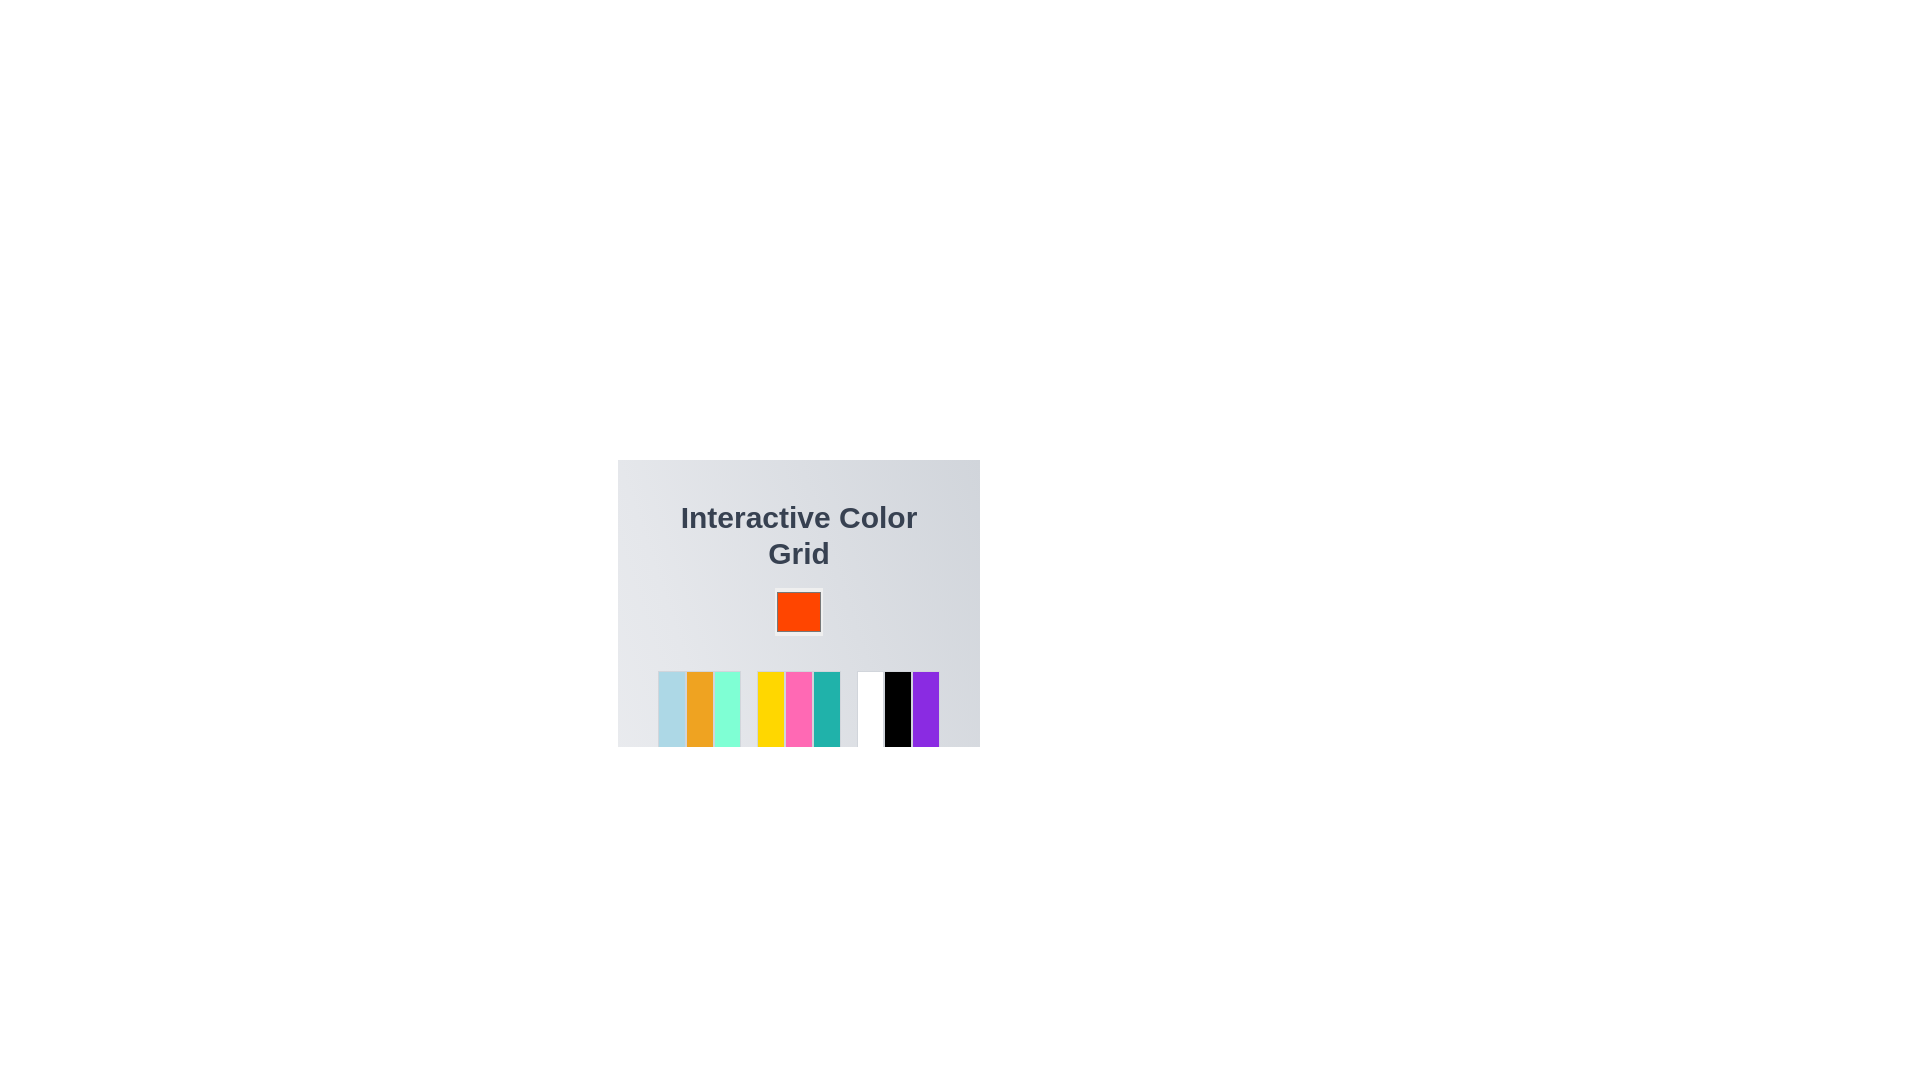 The width and height of the screenshot is (1920, 1080). I want to click on the Color item located in the last row and middle column of the grid layout, which is part of the third group of three elements in the bottom-right corner, so click(897, 709).